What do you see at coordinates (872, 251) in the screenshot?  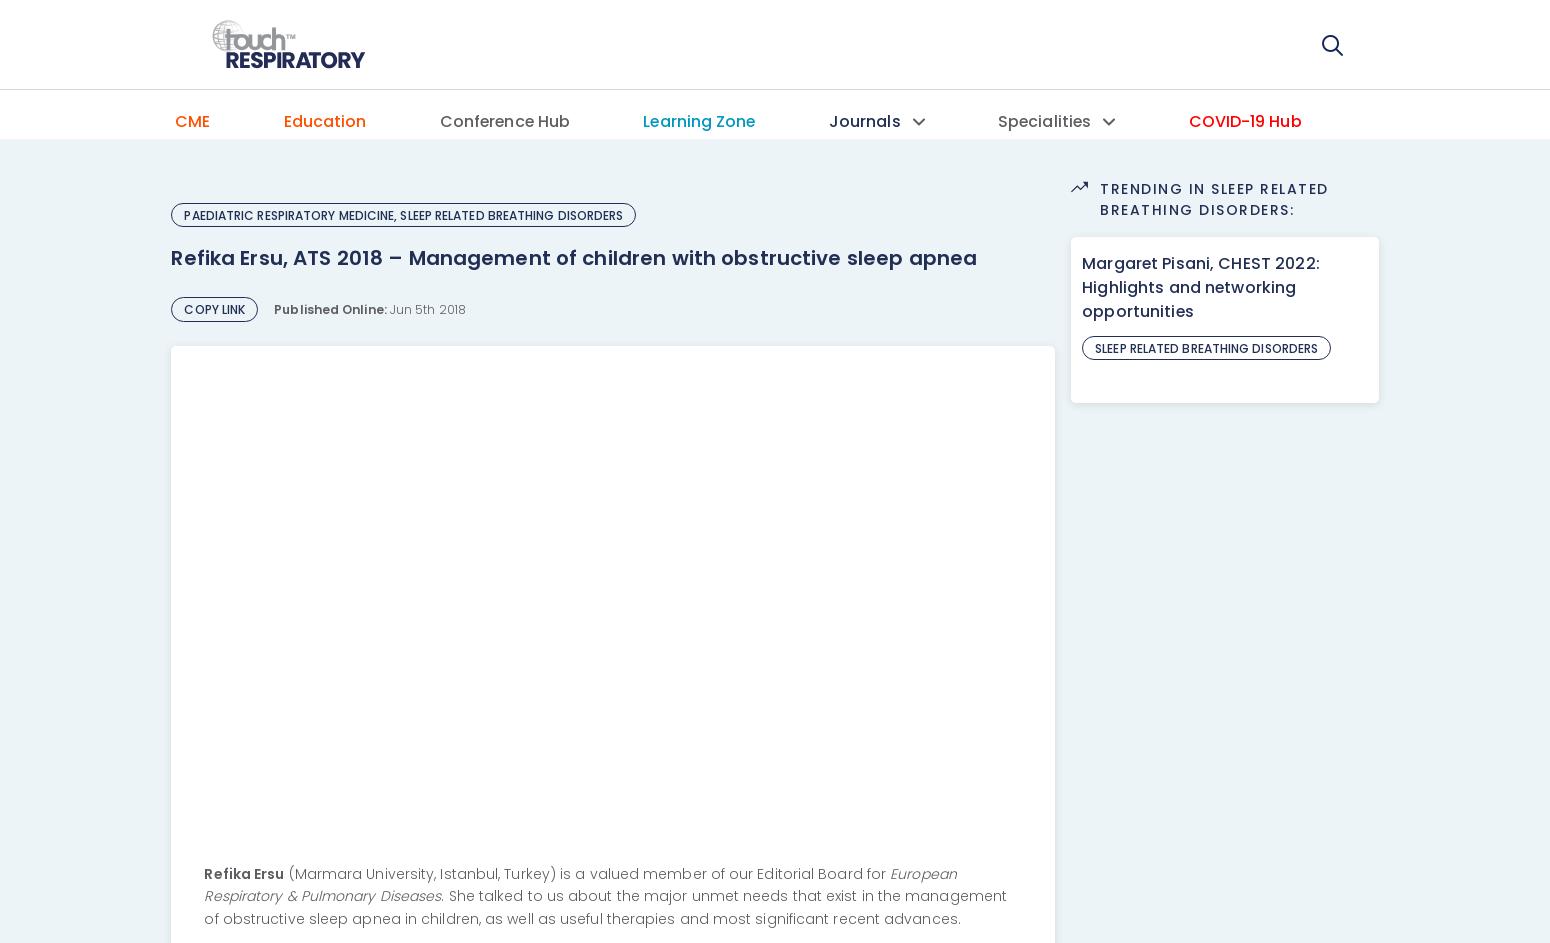 I see `'Editorial board'` at bounding box center [872, 251].